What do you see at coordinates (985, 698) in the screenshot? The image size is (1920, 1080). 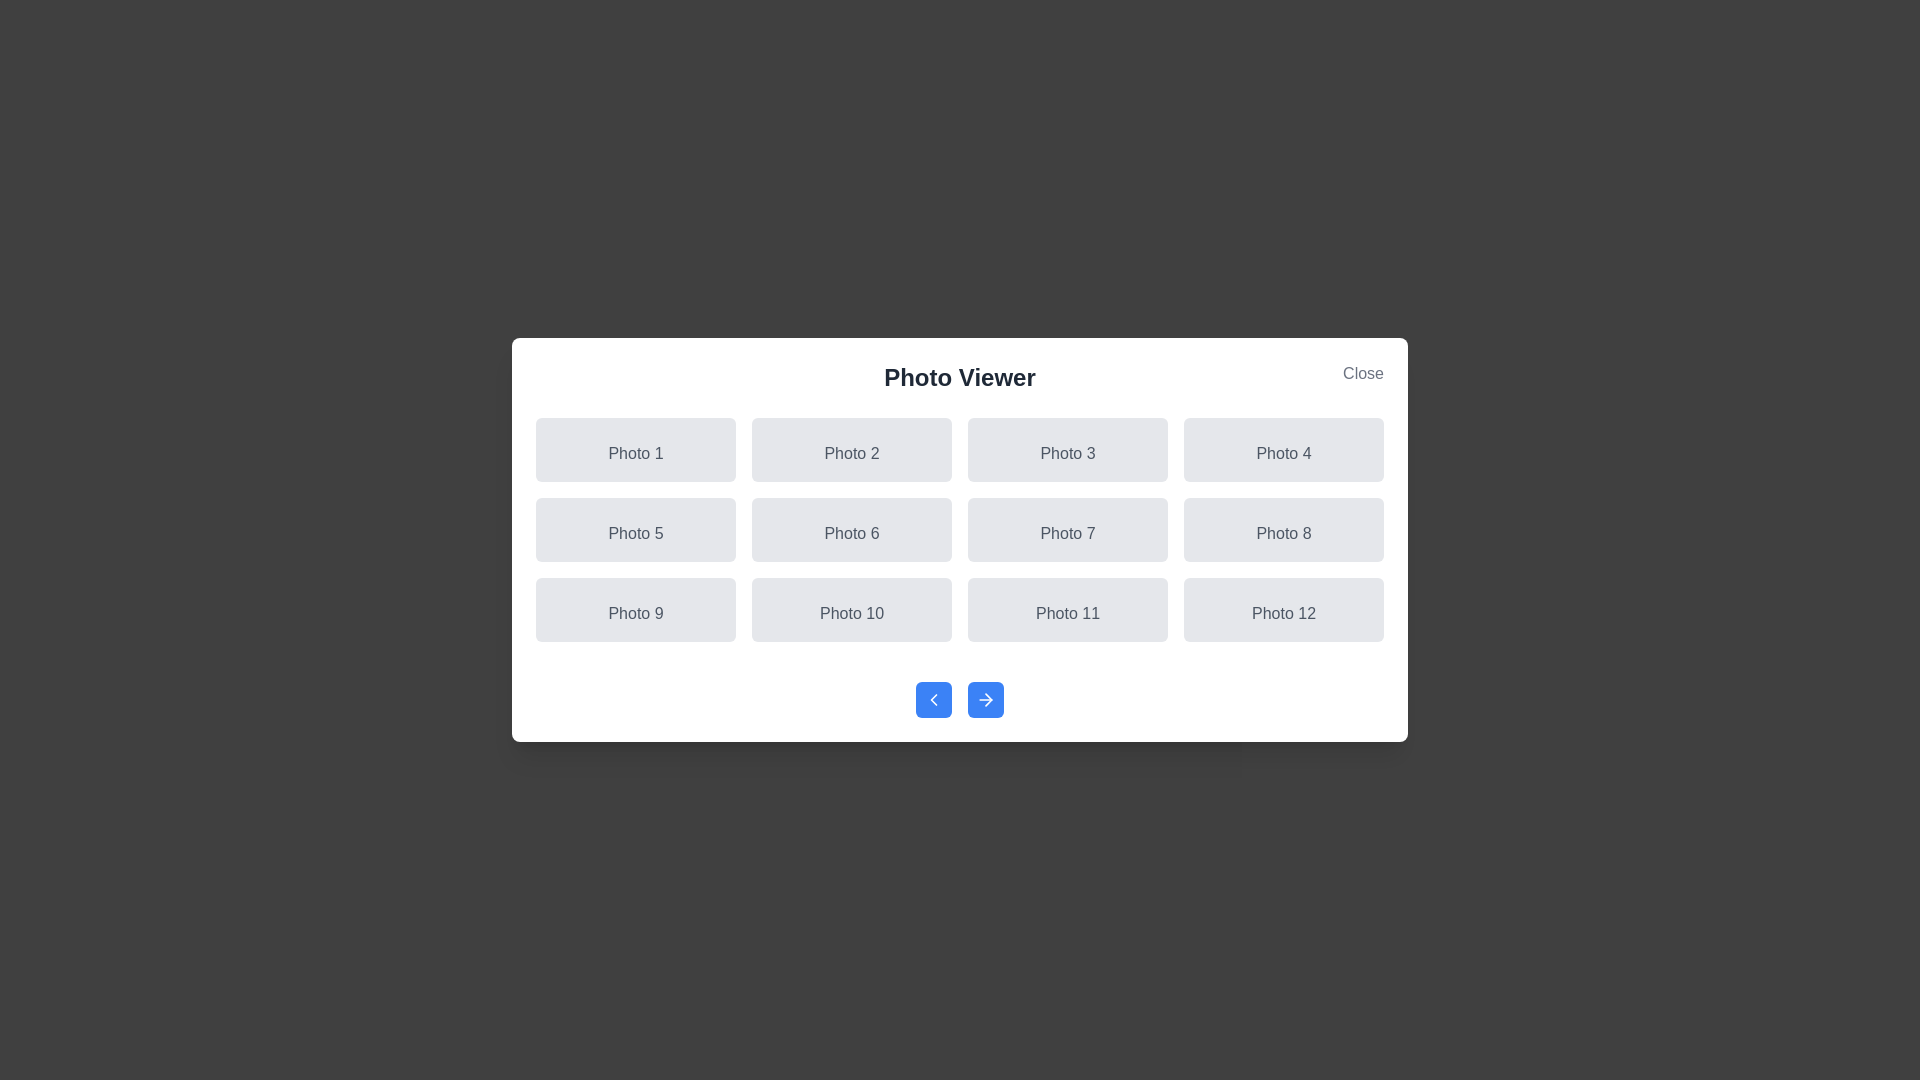 I see `the next navigation button to navigate through photos` at bounding box center [985, 698].